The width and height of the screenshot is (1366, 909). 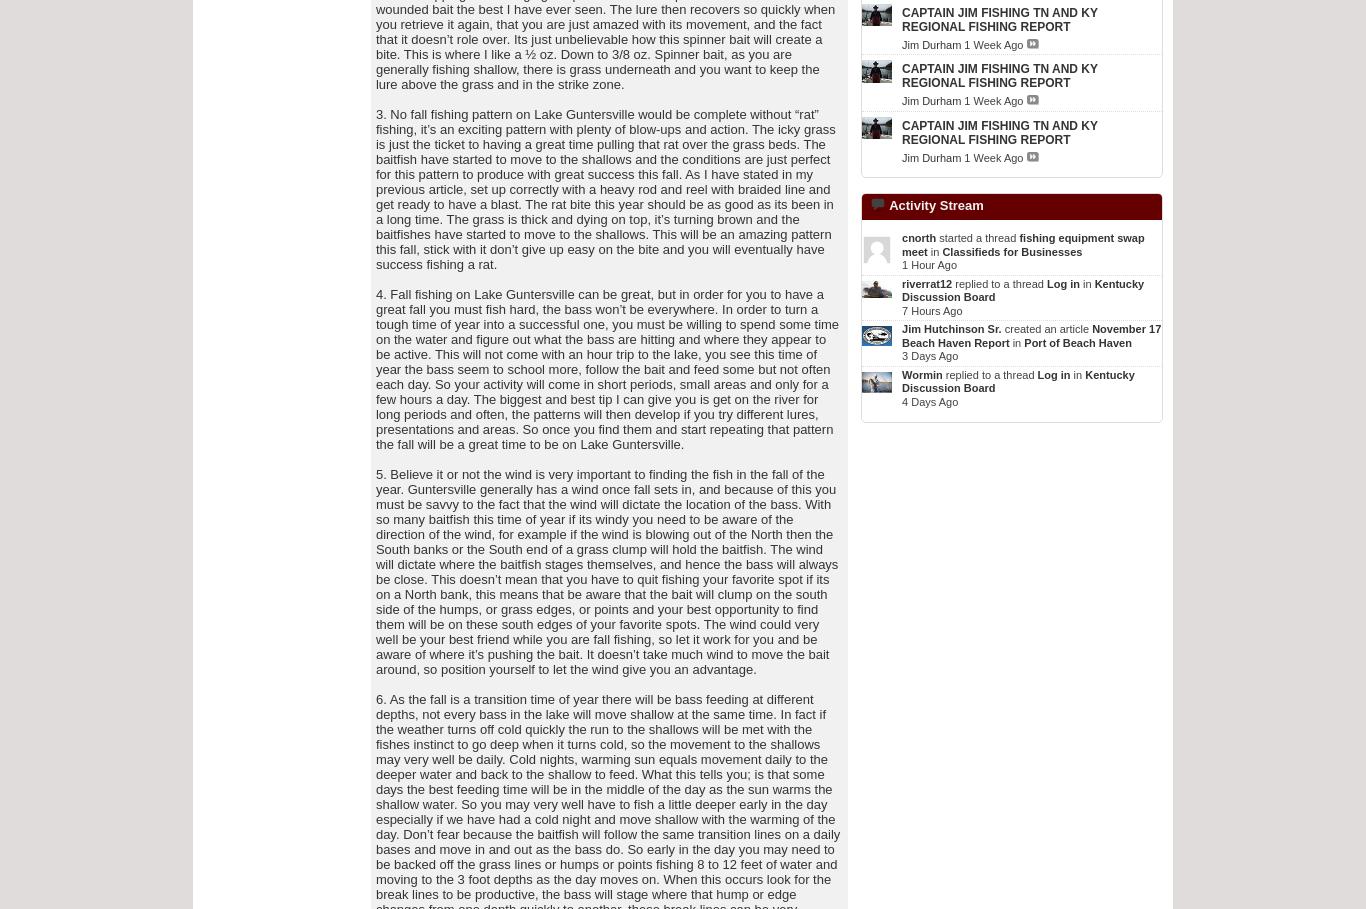 I want to click on '5. Believe it or not the wind is very important to finding the fish in the fall of the year. Guntersville generally has a wind once fall sets in, and because of this you must be savvy to the fact that the wind will dictate the location of the bass. With so many baitfish this time of year if its windy you need to be aware of the direction of the wind, for example if the wind is blowing out of the North then the South banks or the South end of a grass clump will hold the baitfish. The wind will dictate where the baitfish stages themselves, and hence the bass will always be close. This doesn’t mean that you have to quit fishing your favorite spot if its on a North bank, this means that be aware that the bait will clump on the south side of the humps, or grass edges, or points and your best opportunity to find them will be on these south edges of your favorite spots. The wind could very well be your best friend while you are fall fishing, so let it work for you and be aware of where it’s pushing the bait. It doesn’t take much wind to move the bait around, so position yourself to let the wind give you an advantage.', so click(x=605, y=571).